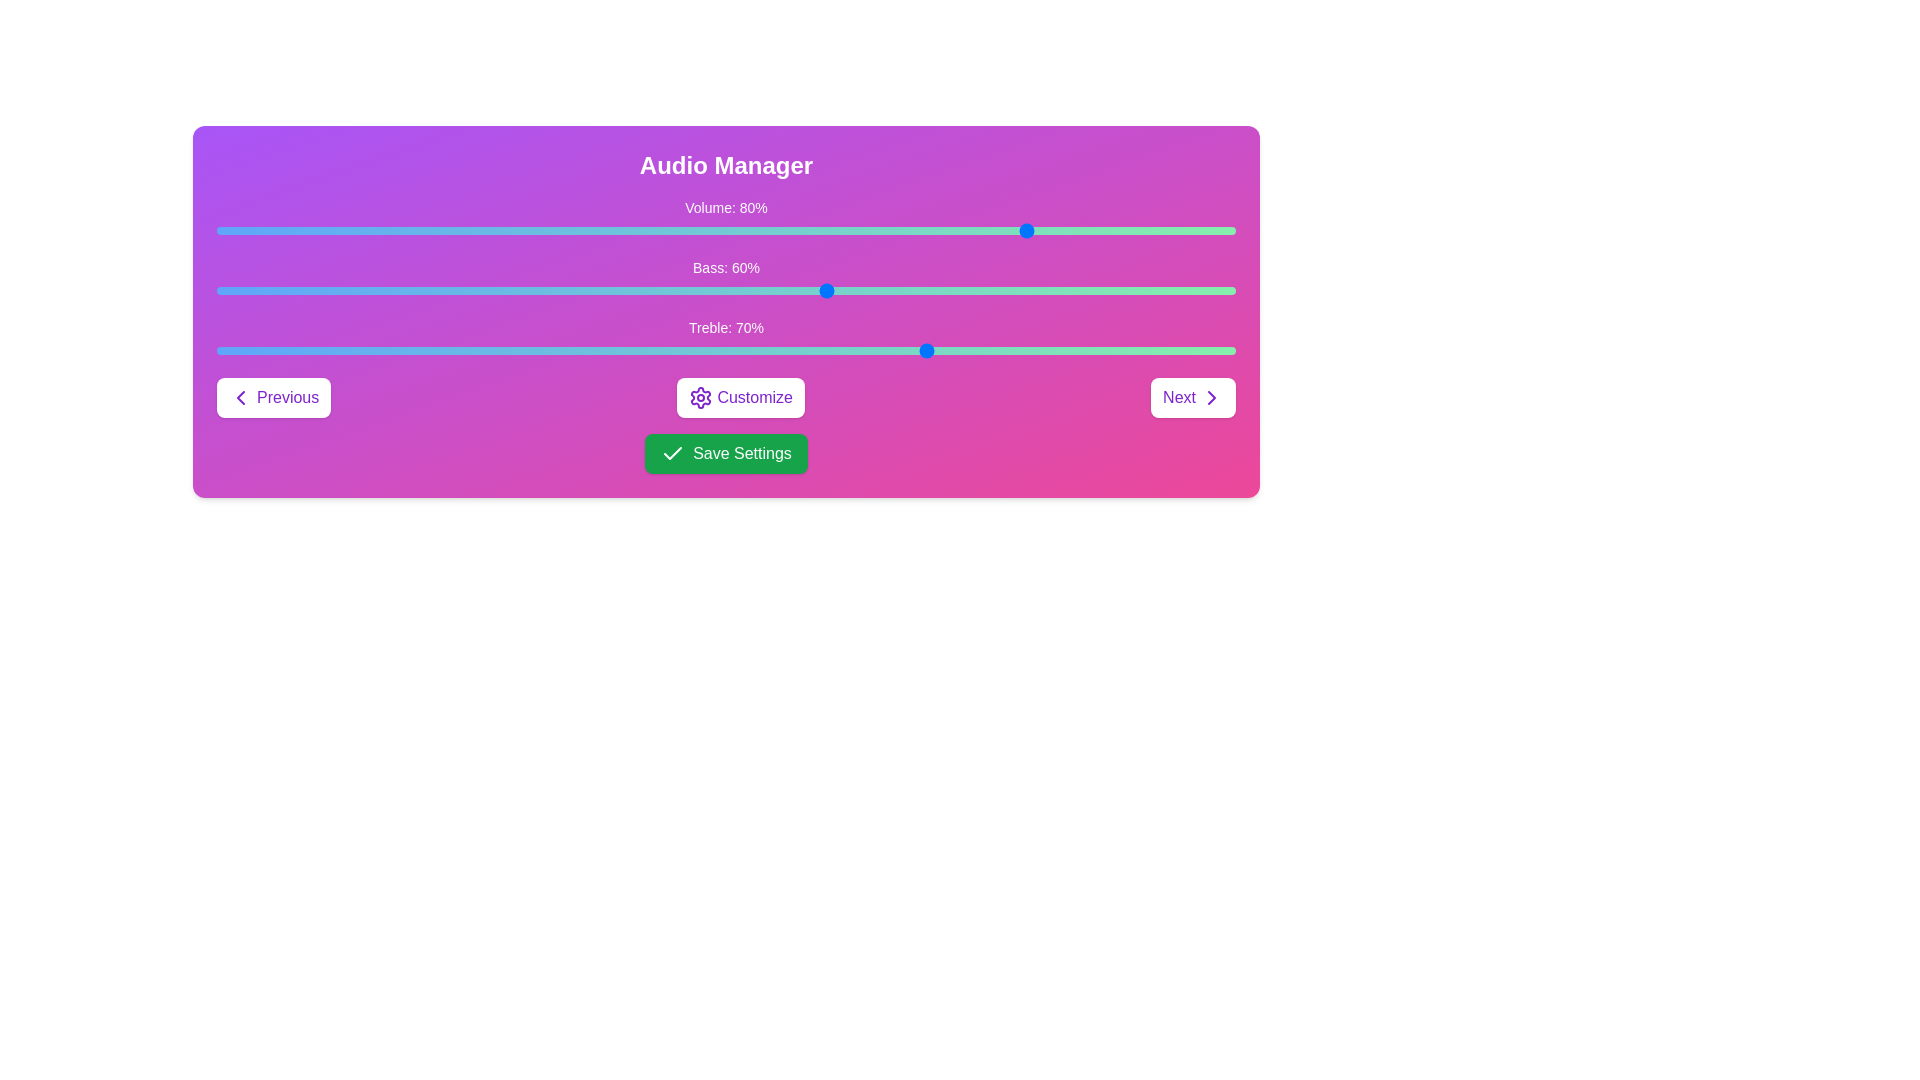 The width and height of the screenshot is (1920, 1080). I want to click on bass level, so click(237, 290).